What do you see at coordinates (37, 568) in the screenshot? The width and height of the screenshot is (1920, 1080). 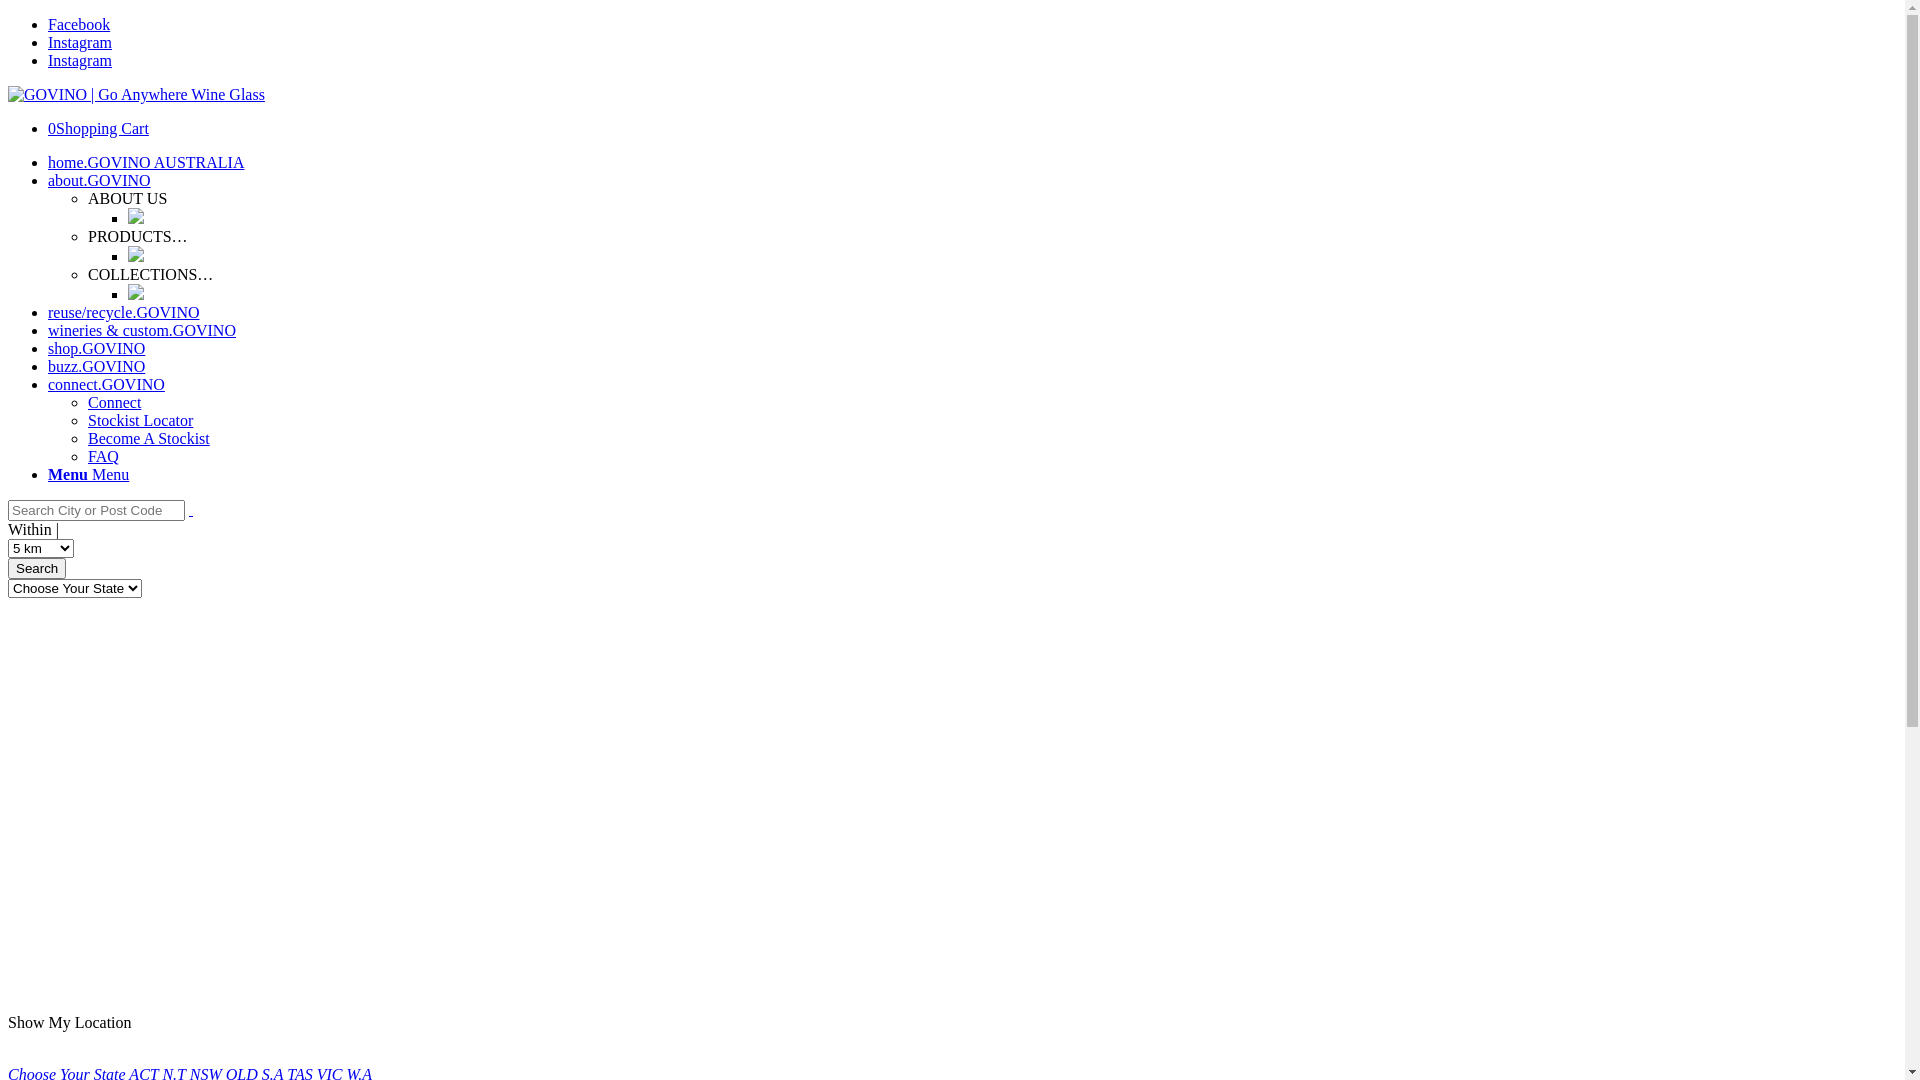 I see `'Search'` at bounding box center [37, 568].